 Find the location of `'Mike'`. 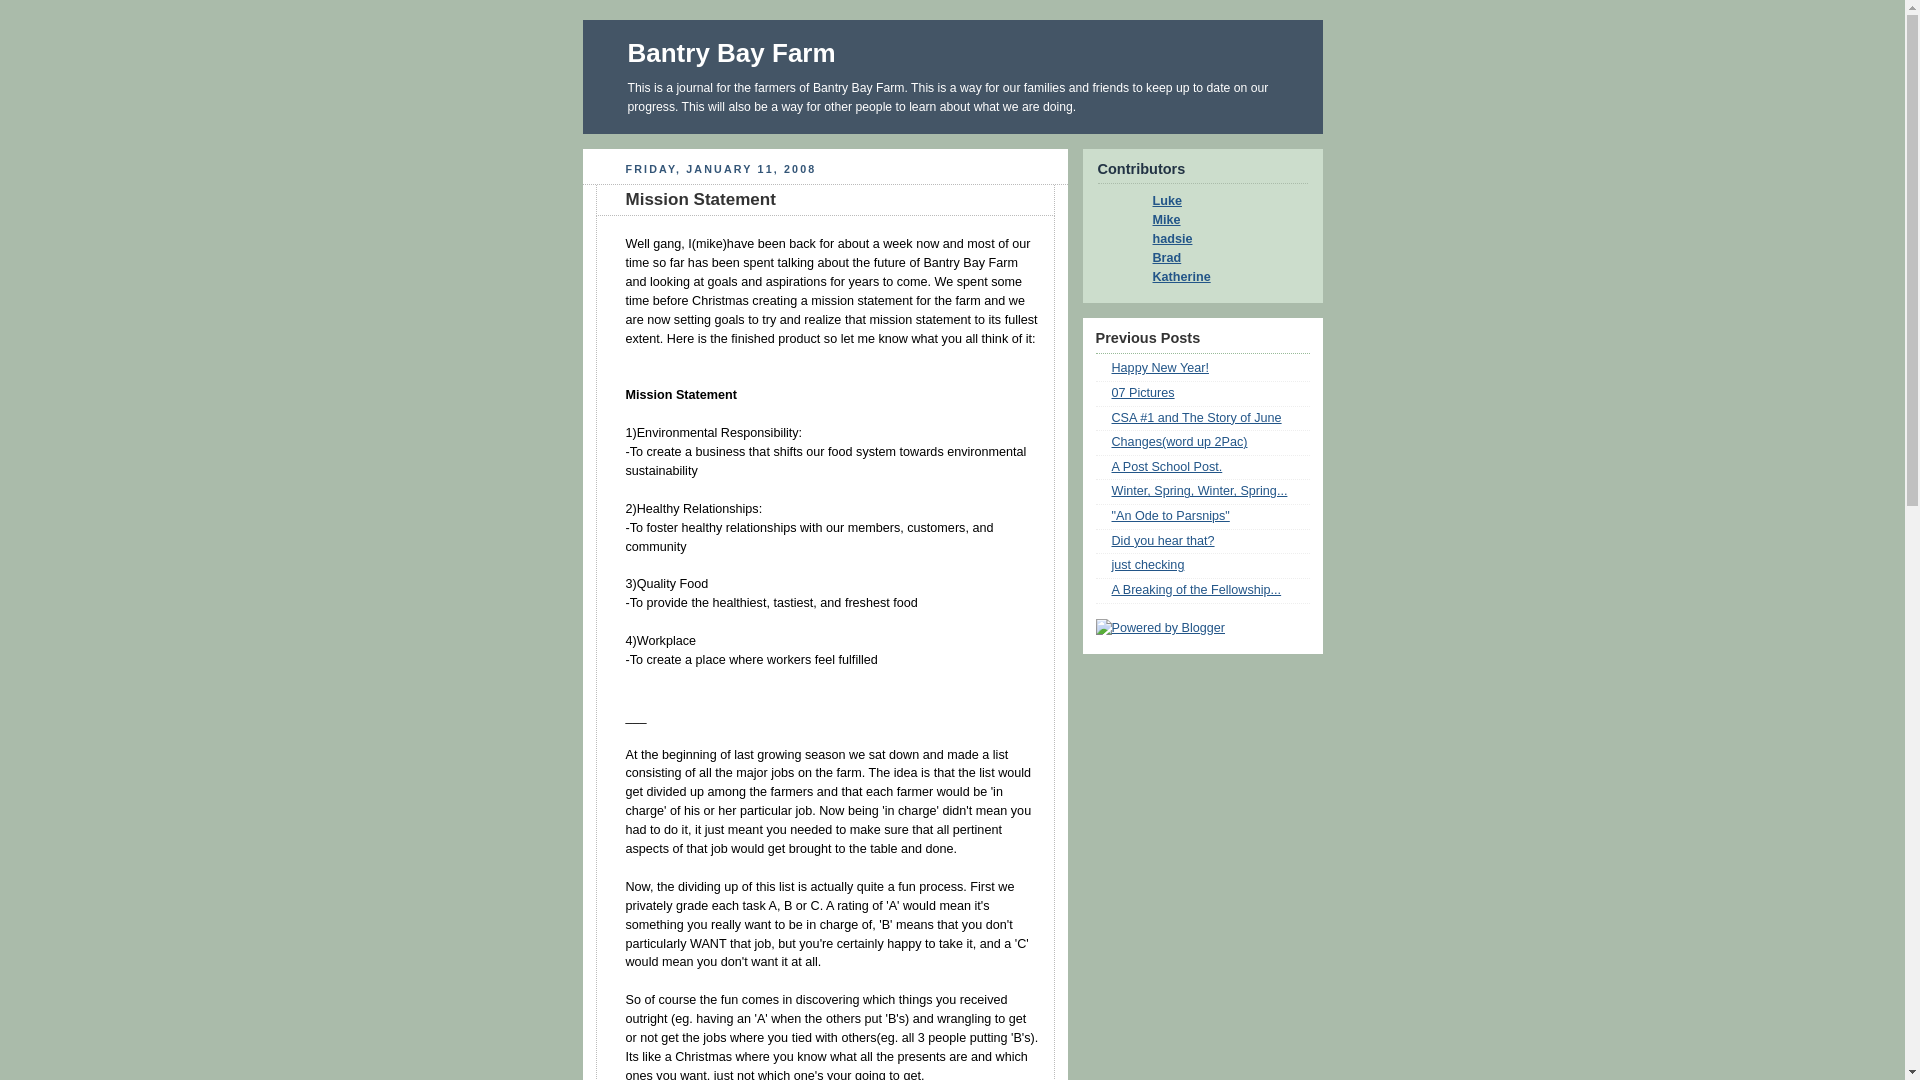

'Mike' is located at coordinates (1159, 219).